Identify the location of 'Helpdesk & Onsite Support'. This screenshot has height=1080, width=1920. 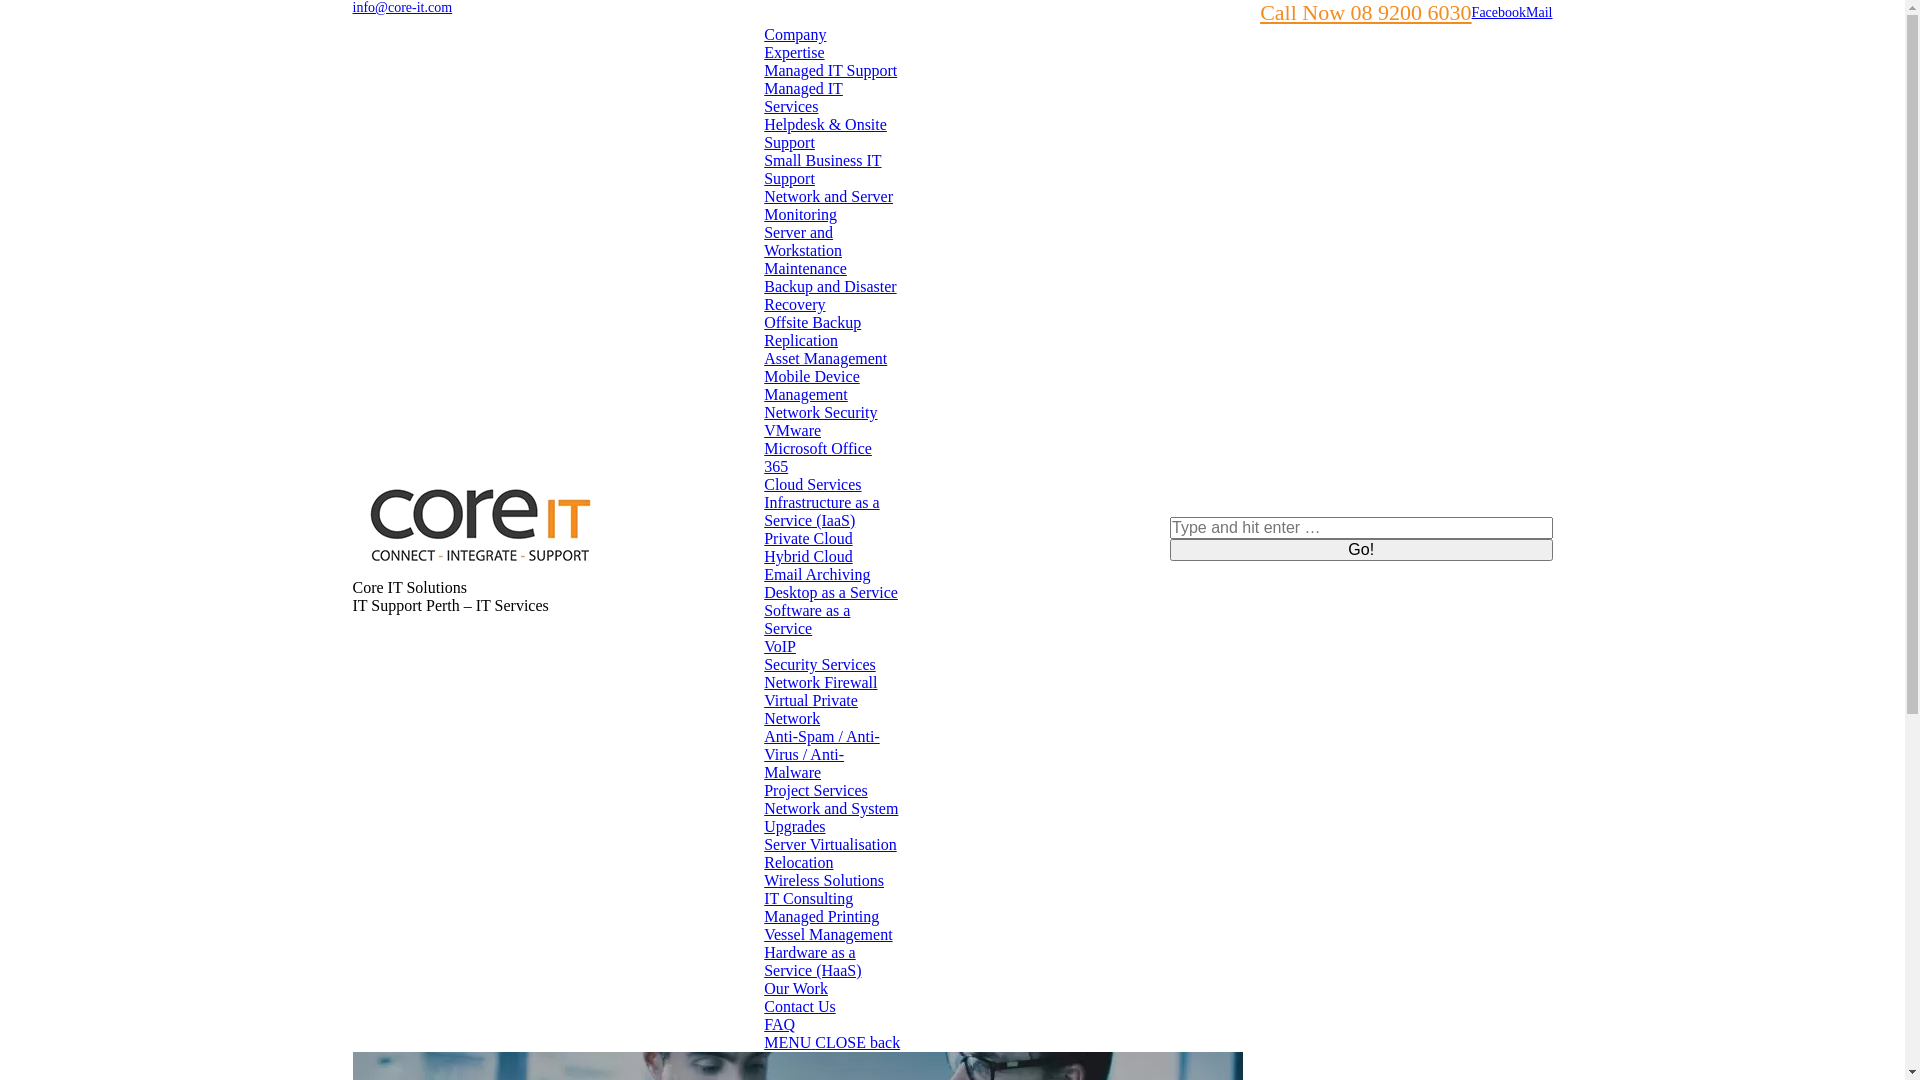
(825, 133).